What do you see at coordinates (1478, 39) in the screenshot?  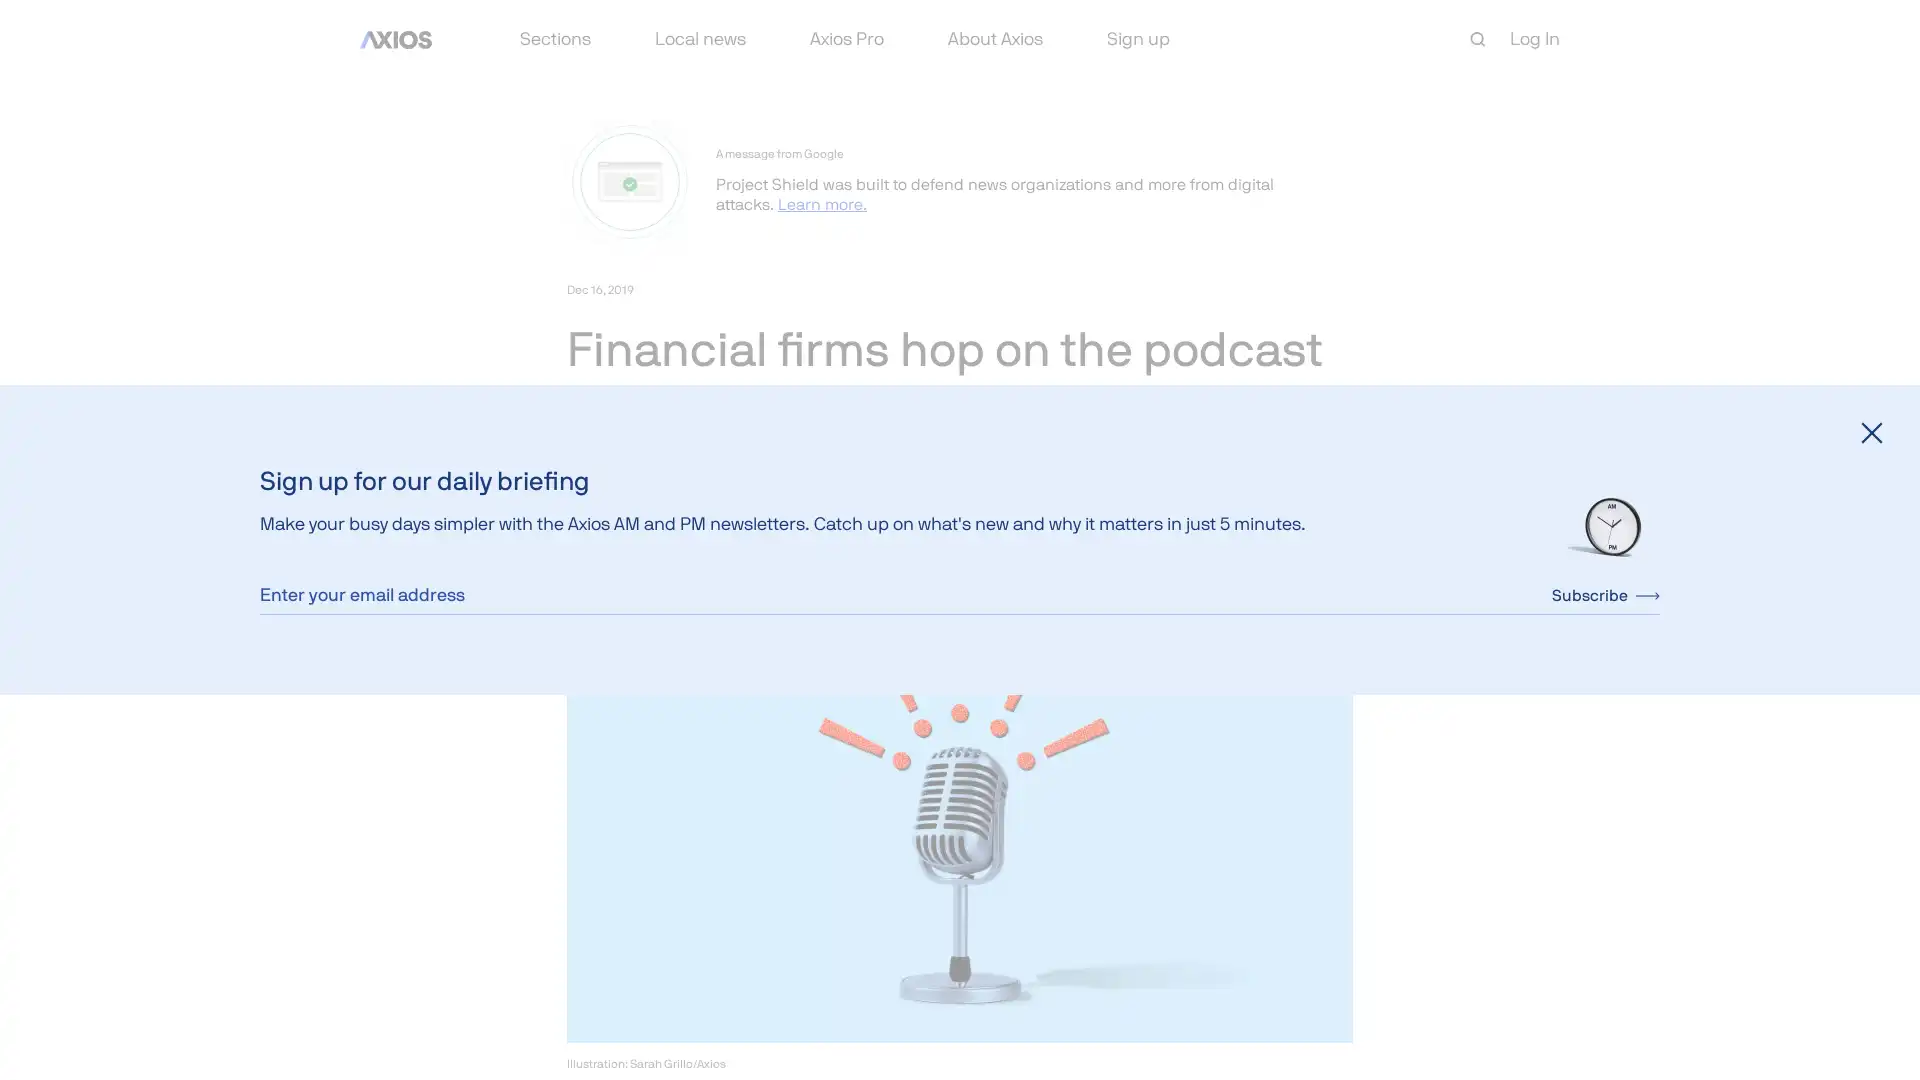 I see `open search` at bounding box center [1478, 39].